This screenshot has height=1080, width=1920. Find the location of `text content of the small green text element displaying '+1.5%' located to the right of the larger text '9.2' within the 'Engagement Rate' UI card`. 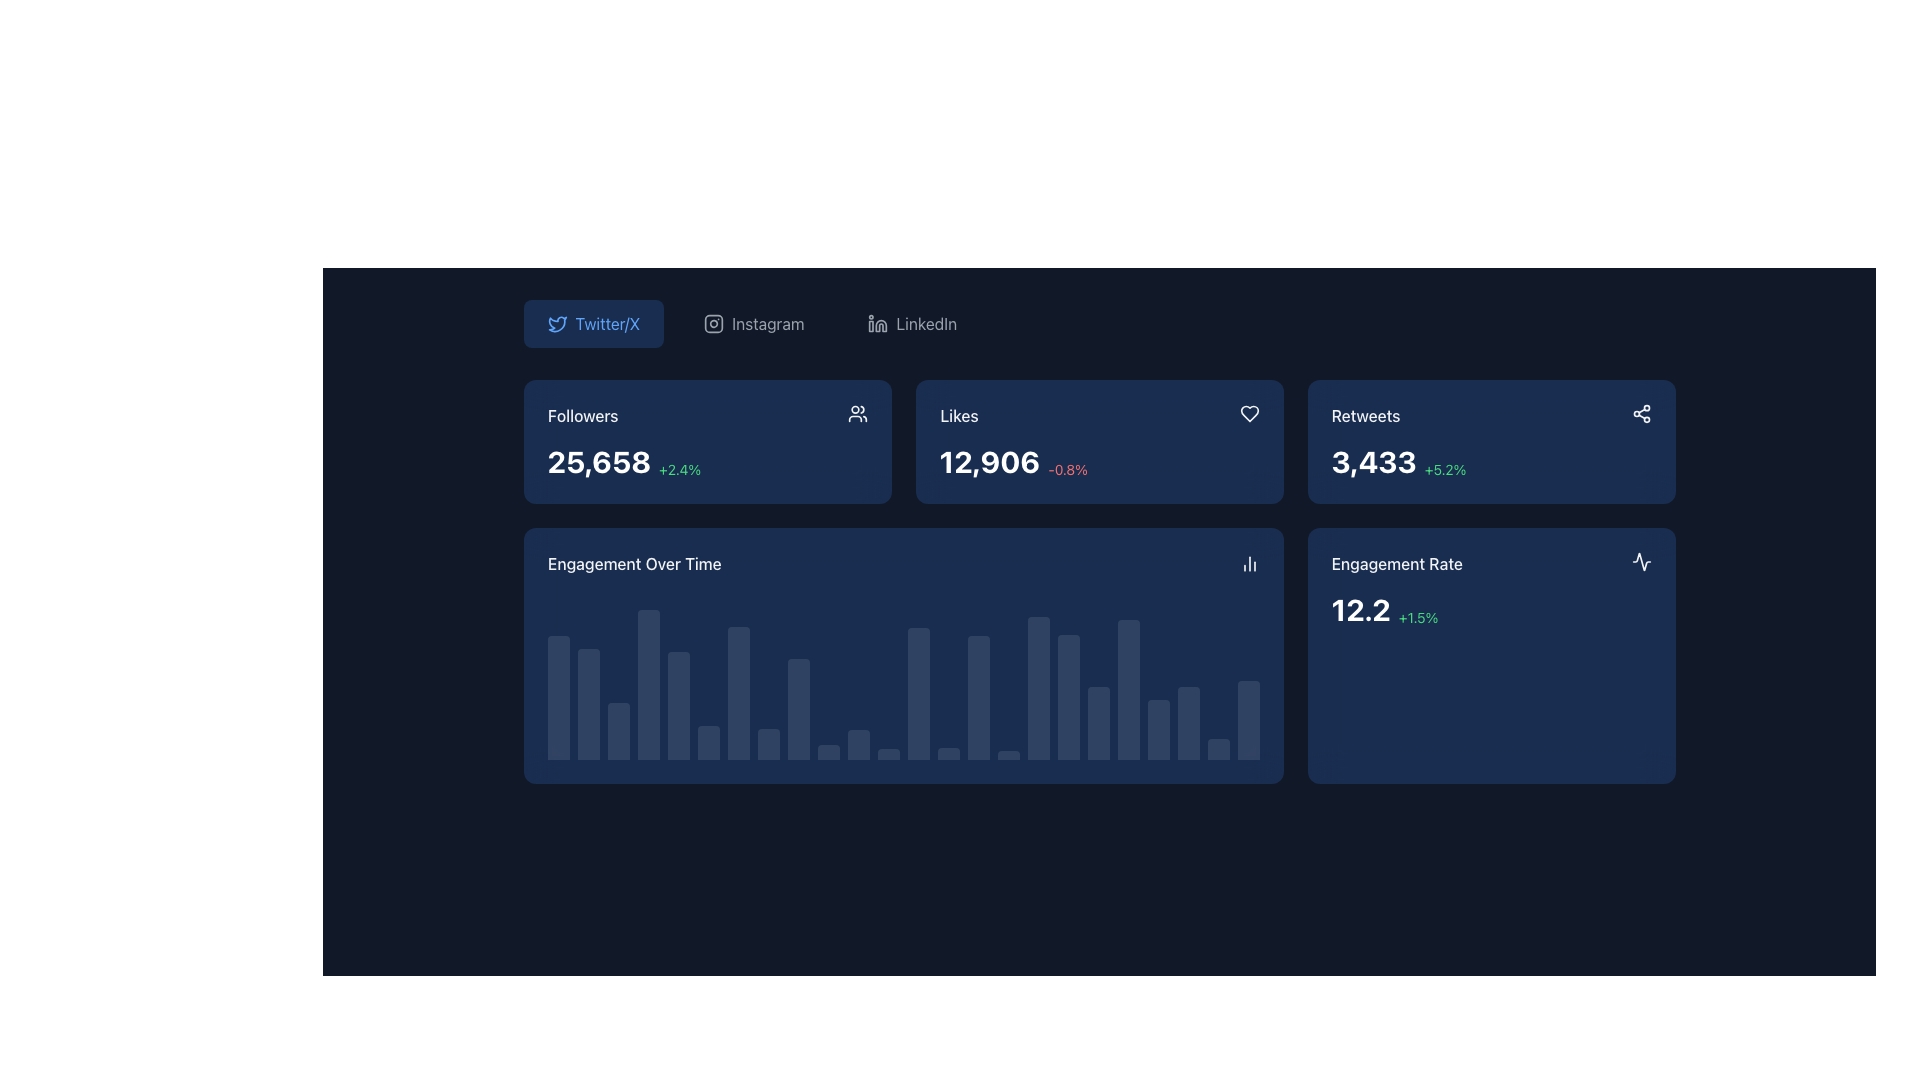

text content of the small green text element displaying '+1.5%' located to the right of the larger text '9.2' within the 'Engagement Rate' UI card is located at coordinates (1403, 616).